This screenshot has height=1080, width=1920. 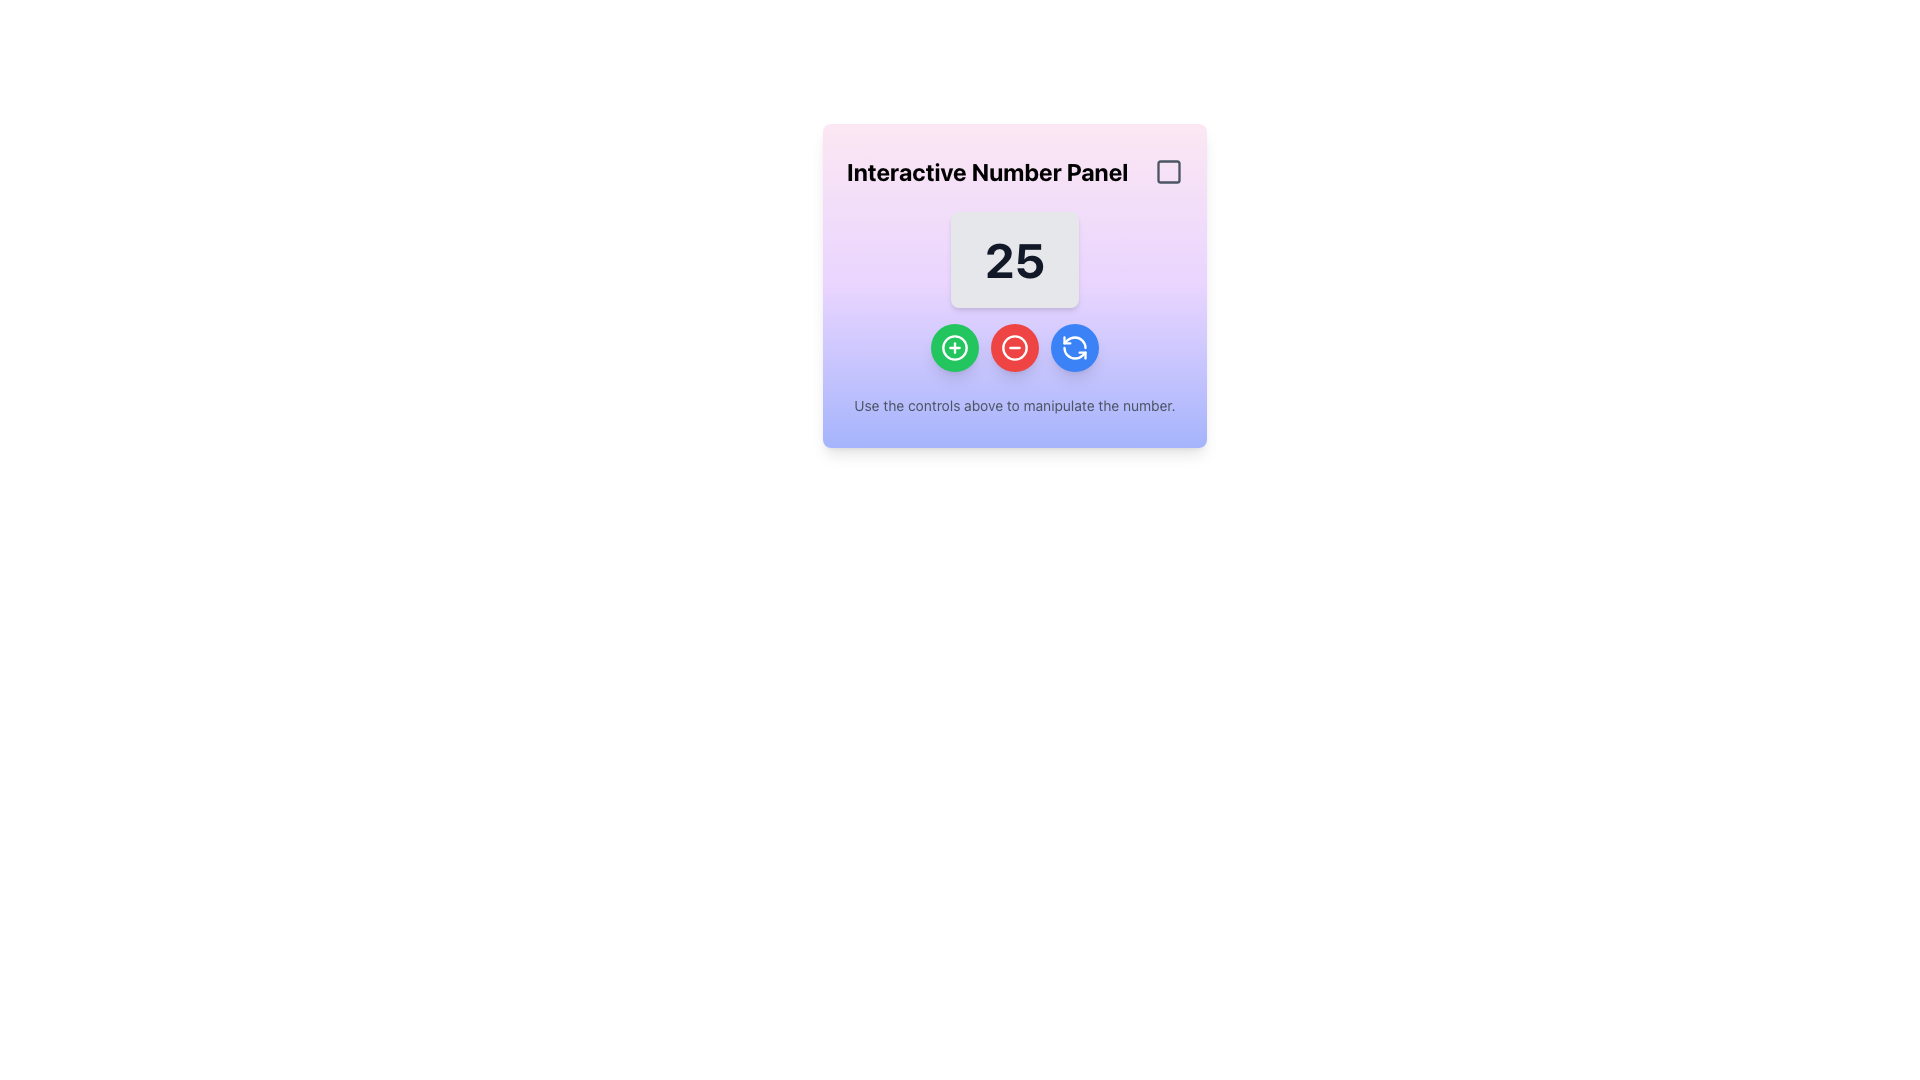 I want to click on the minimalist square-shaped icon with a thin dark border located at the top-right corner of the 'Interactive Number Panel', so click(x=1169, y=171).